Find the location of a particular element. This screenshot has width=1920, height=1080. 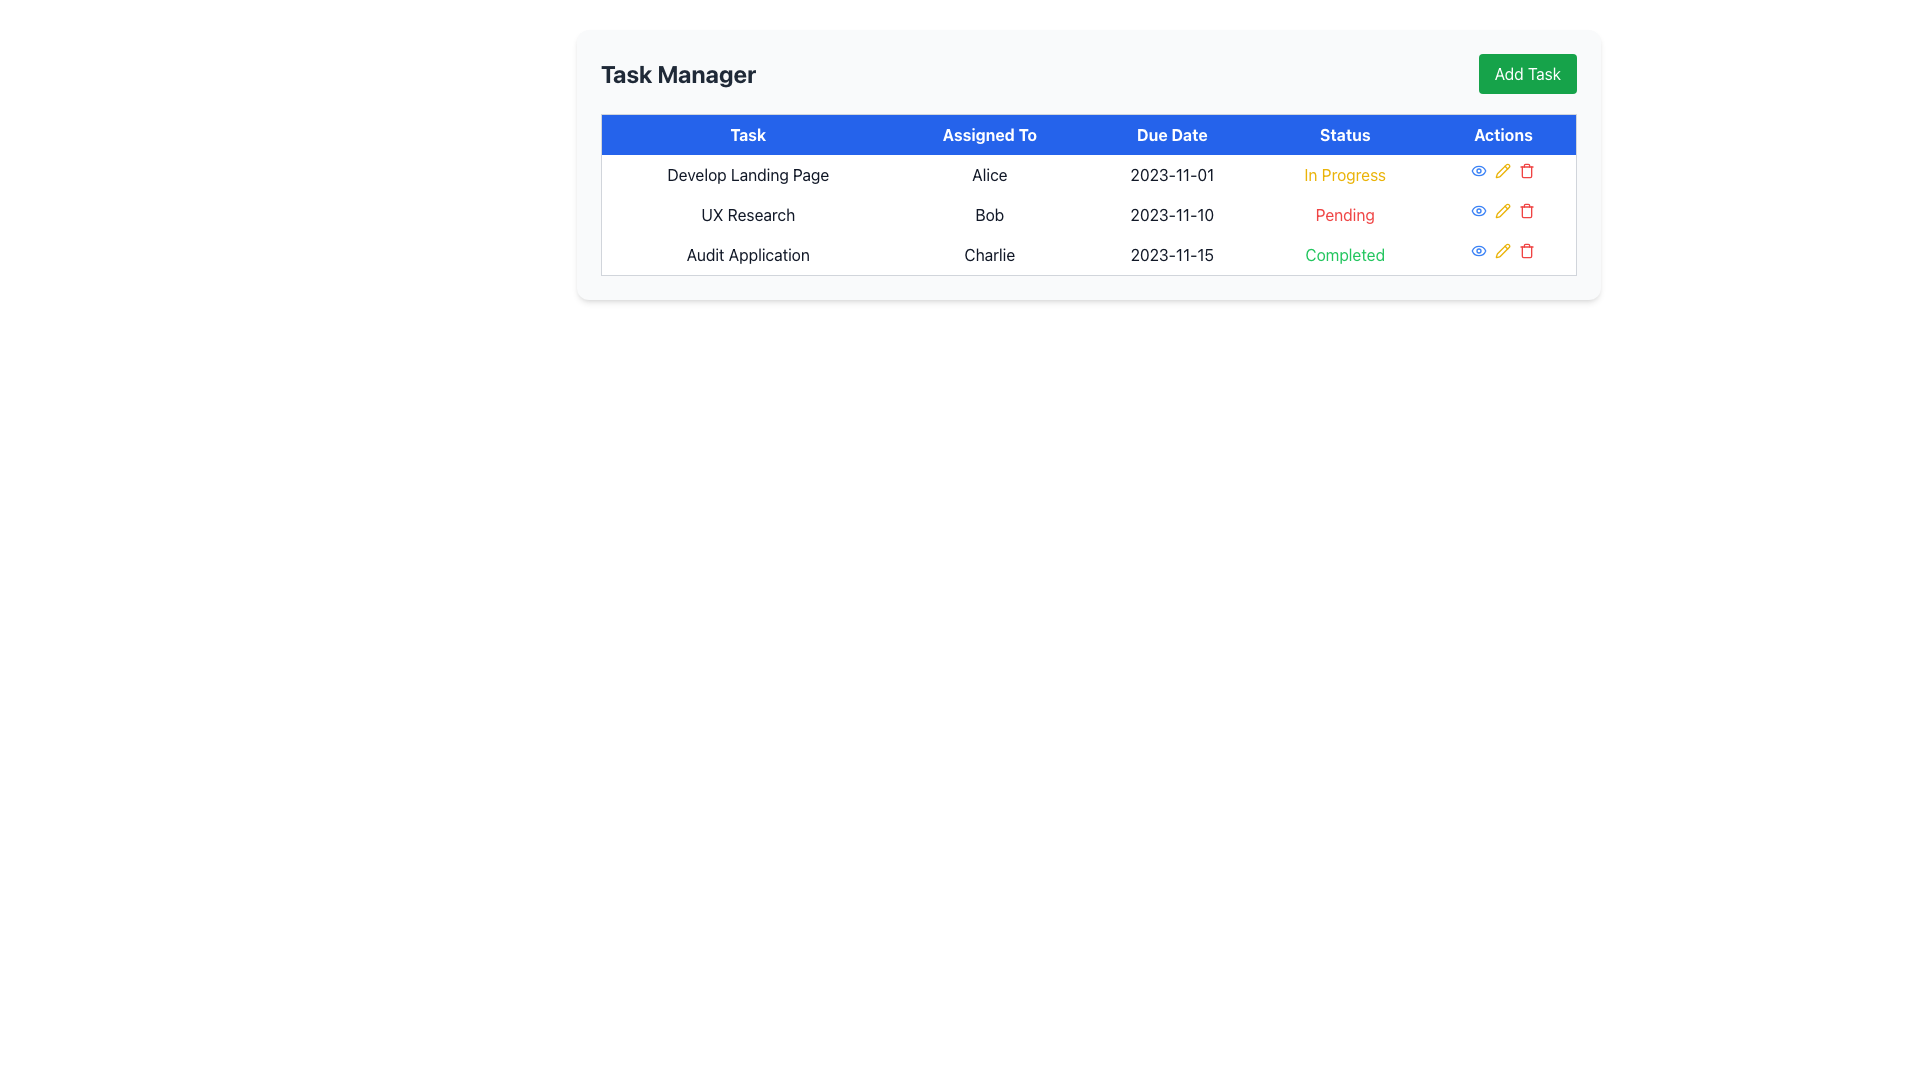

the text label displaying 'Pending' in red color, located in the fourth column of the second row in a table under the 'Status' column, which is positioned to the right of the 'Due Date' value for the task assigned to 'Bob' is located at coordinates (1345, 215).